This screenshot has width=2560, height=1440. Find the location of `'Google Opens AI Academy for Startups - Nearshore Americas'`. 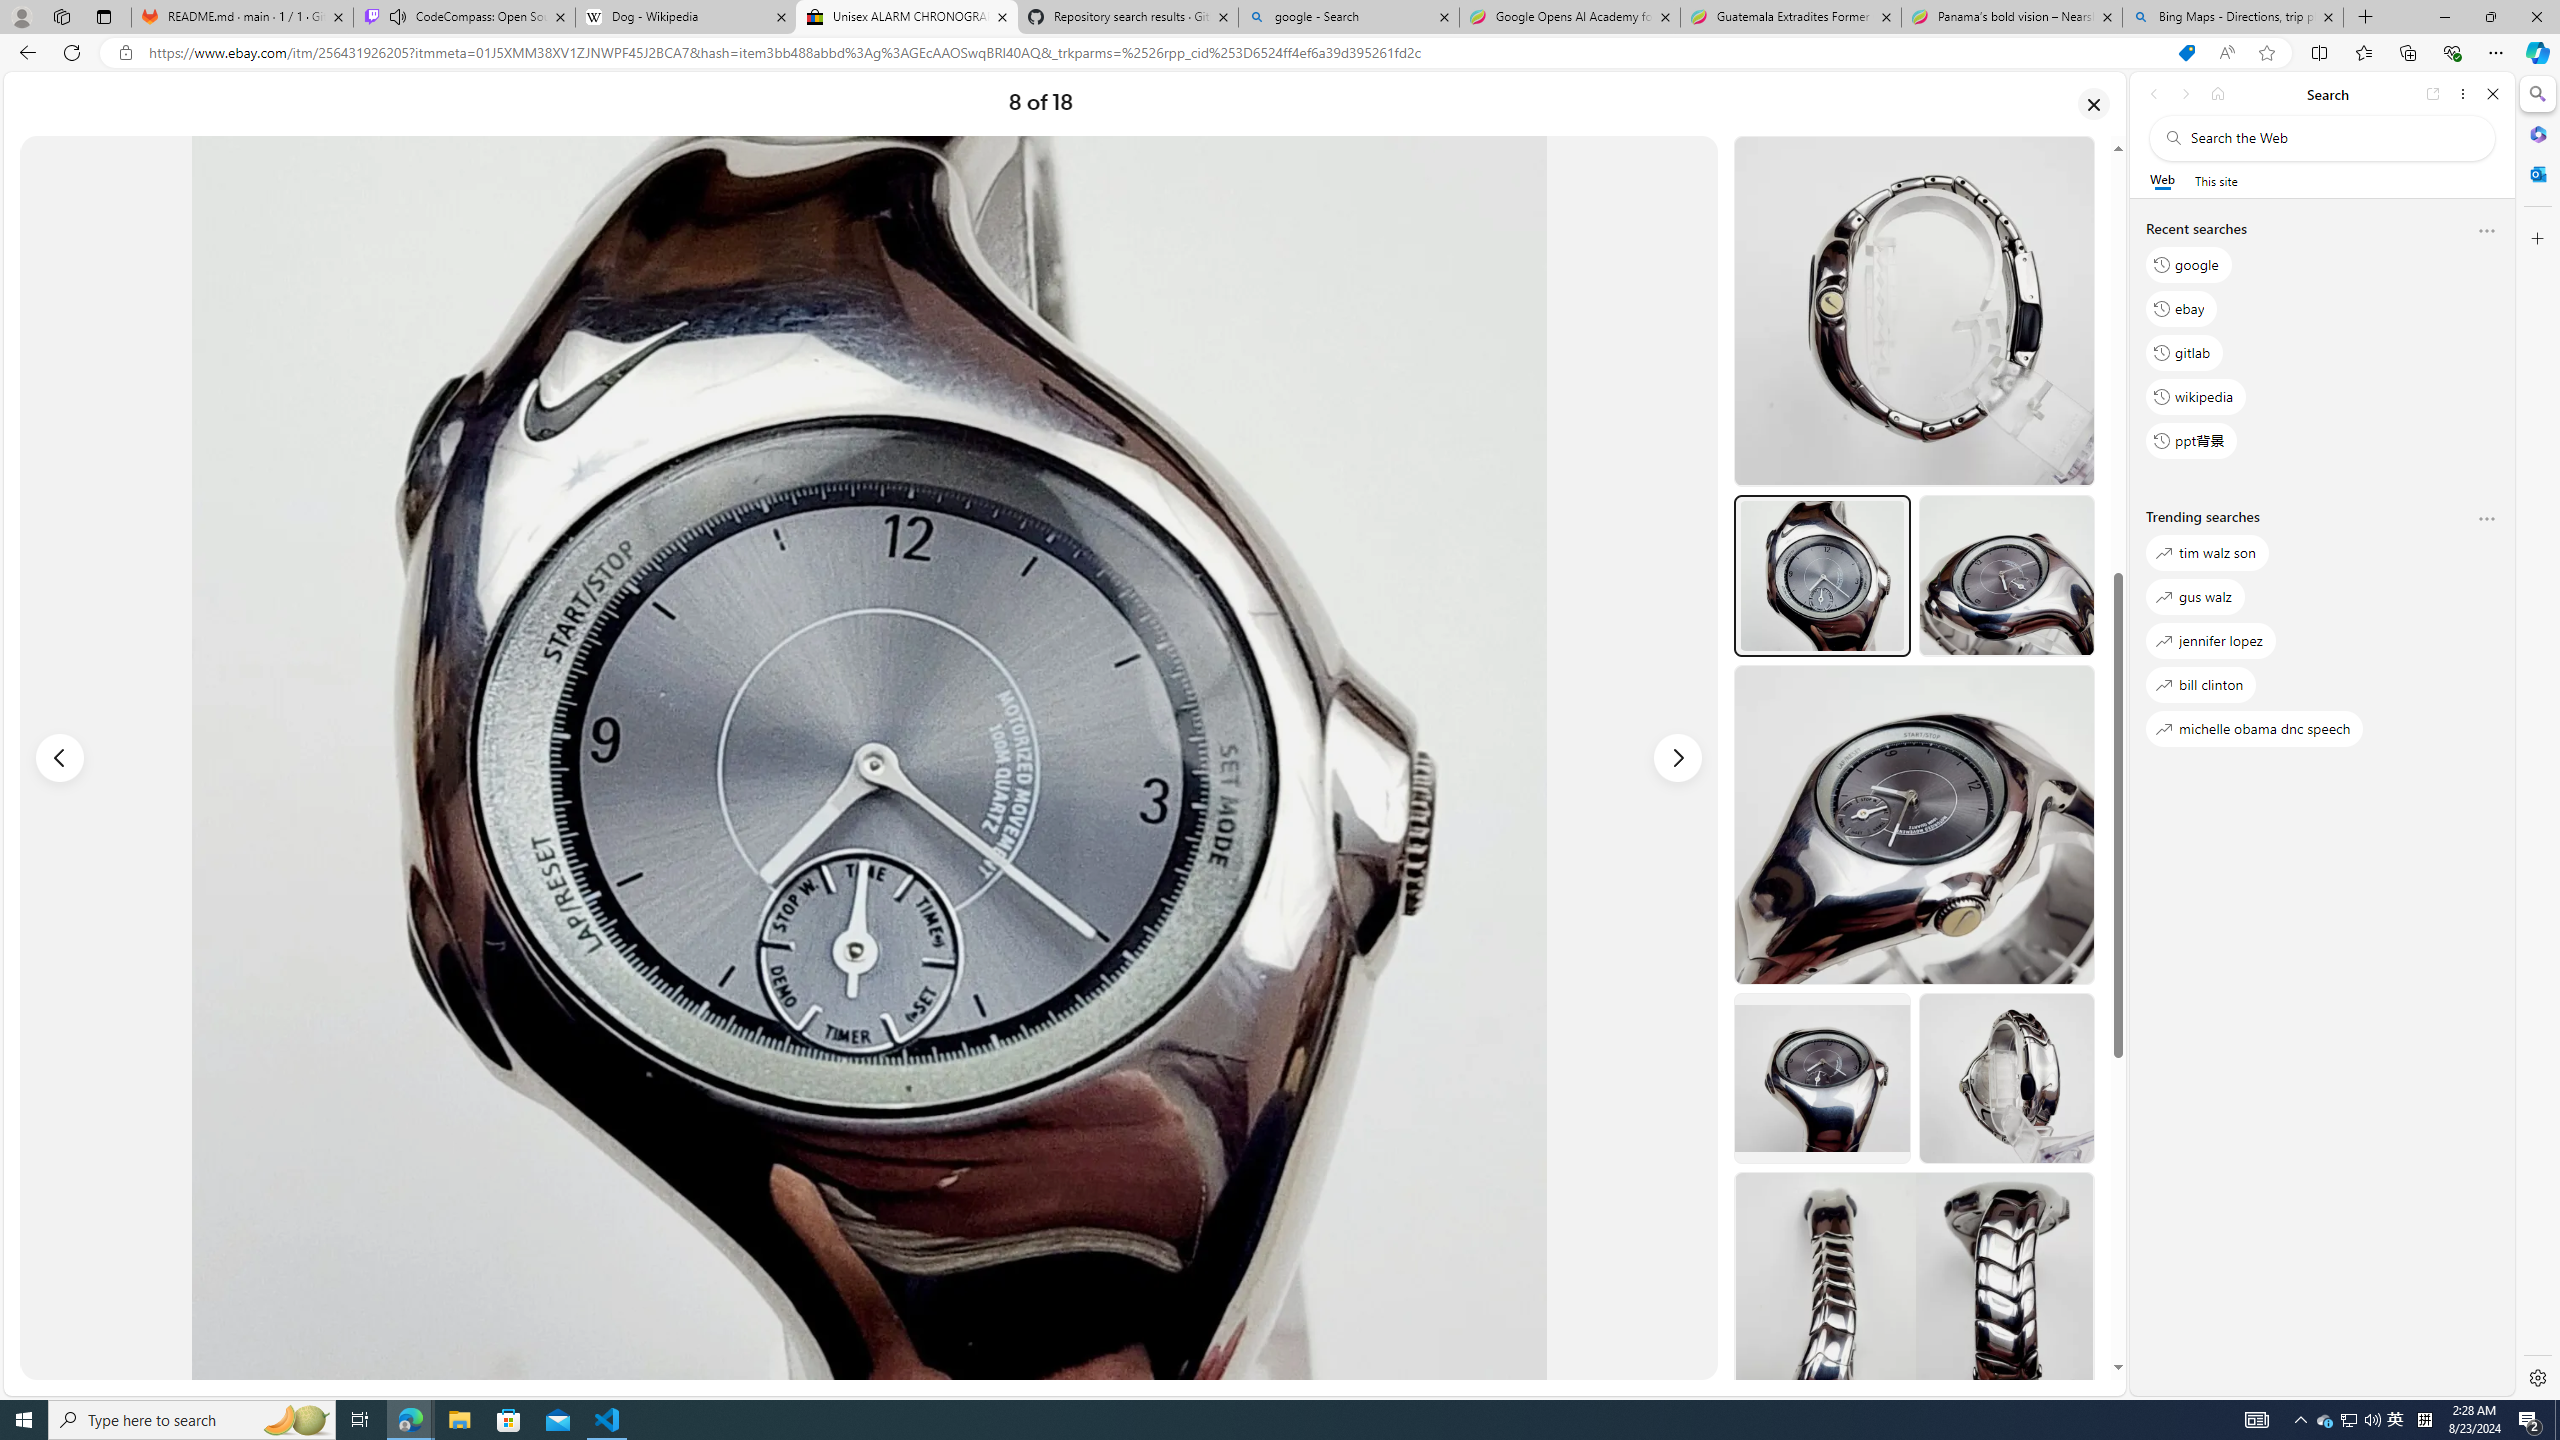

'Google Opens AI Academy for Startups - Nearshore Americas' is located at coordinates (1569, 16).